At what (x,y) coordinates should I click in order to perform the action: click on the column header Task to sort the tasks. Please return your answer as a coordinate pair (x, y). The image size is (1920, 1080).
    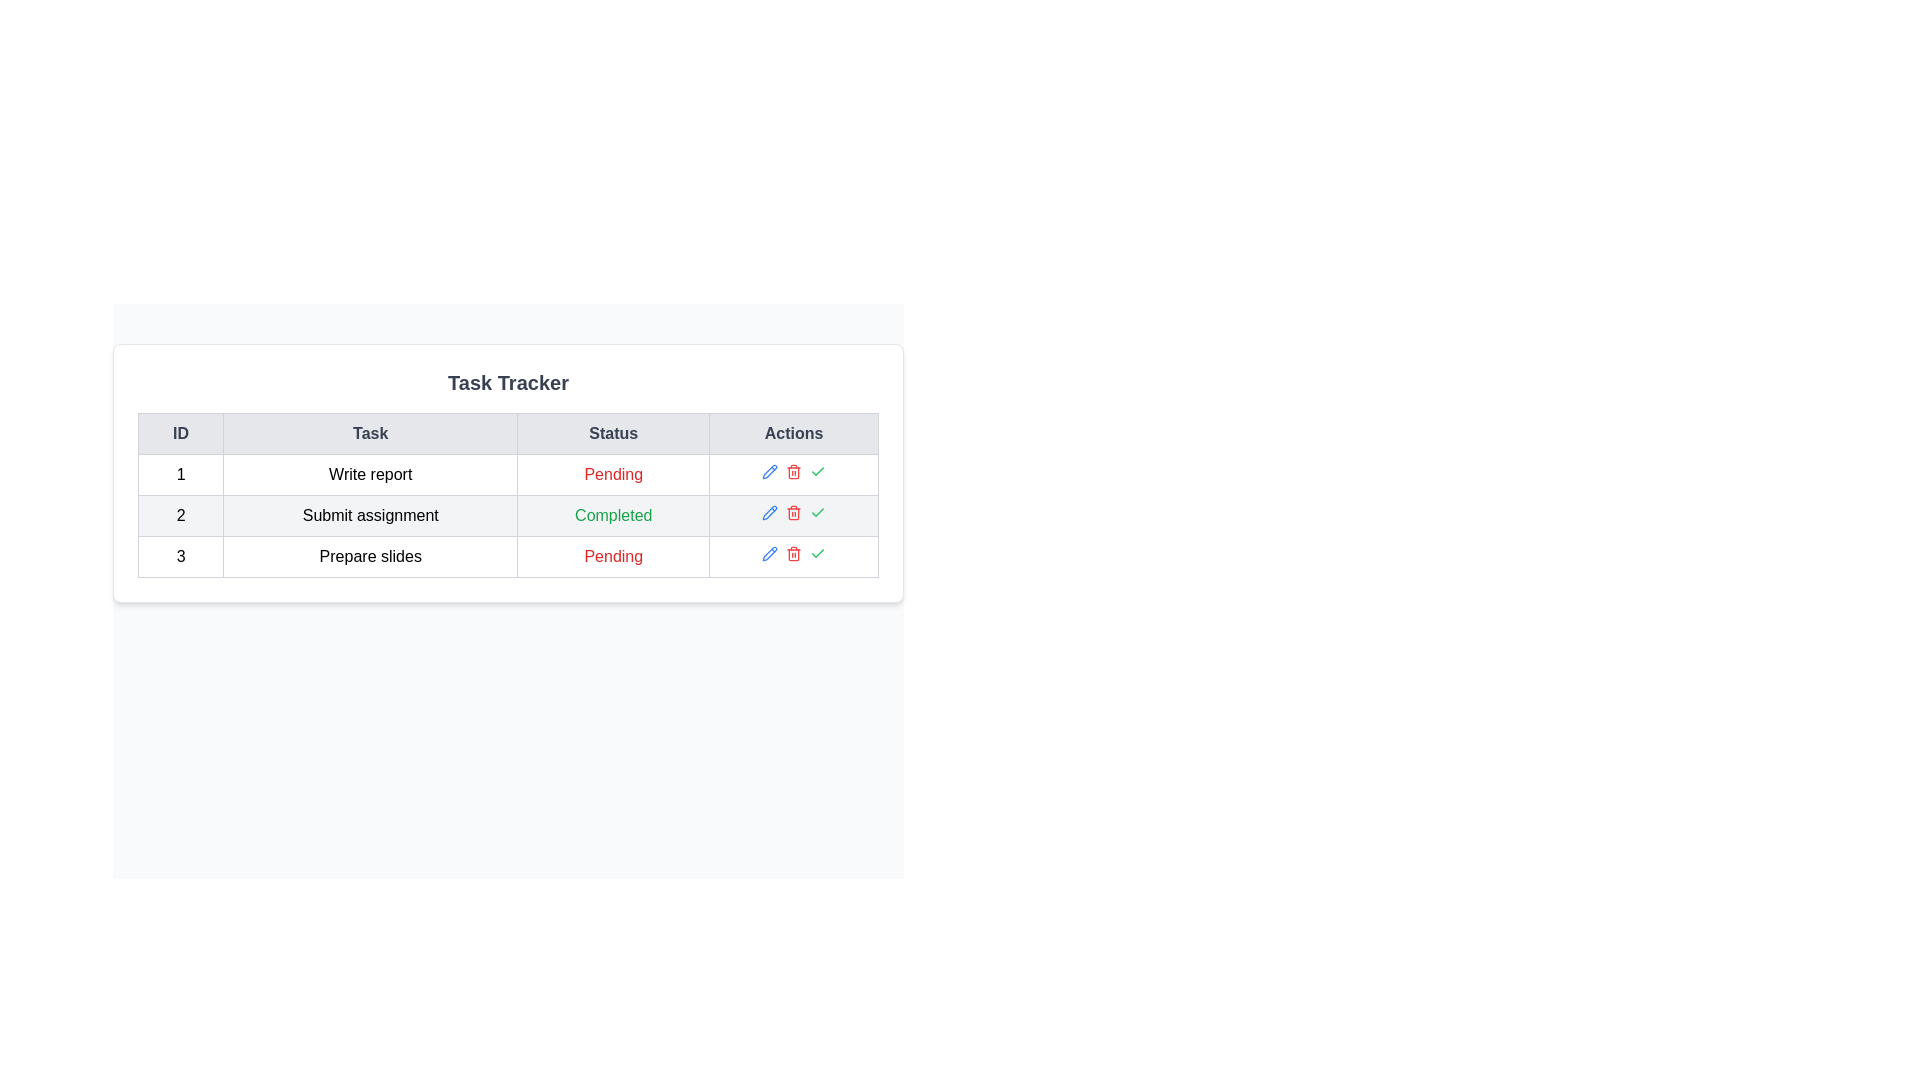
    Looking at the image, I should click on (370, 433).